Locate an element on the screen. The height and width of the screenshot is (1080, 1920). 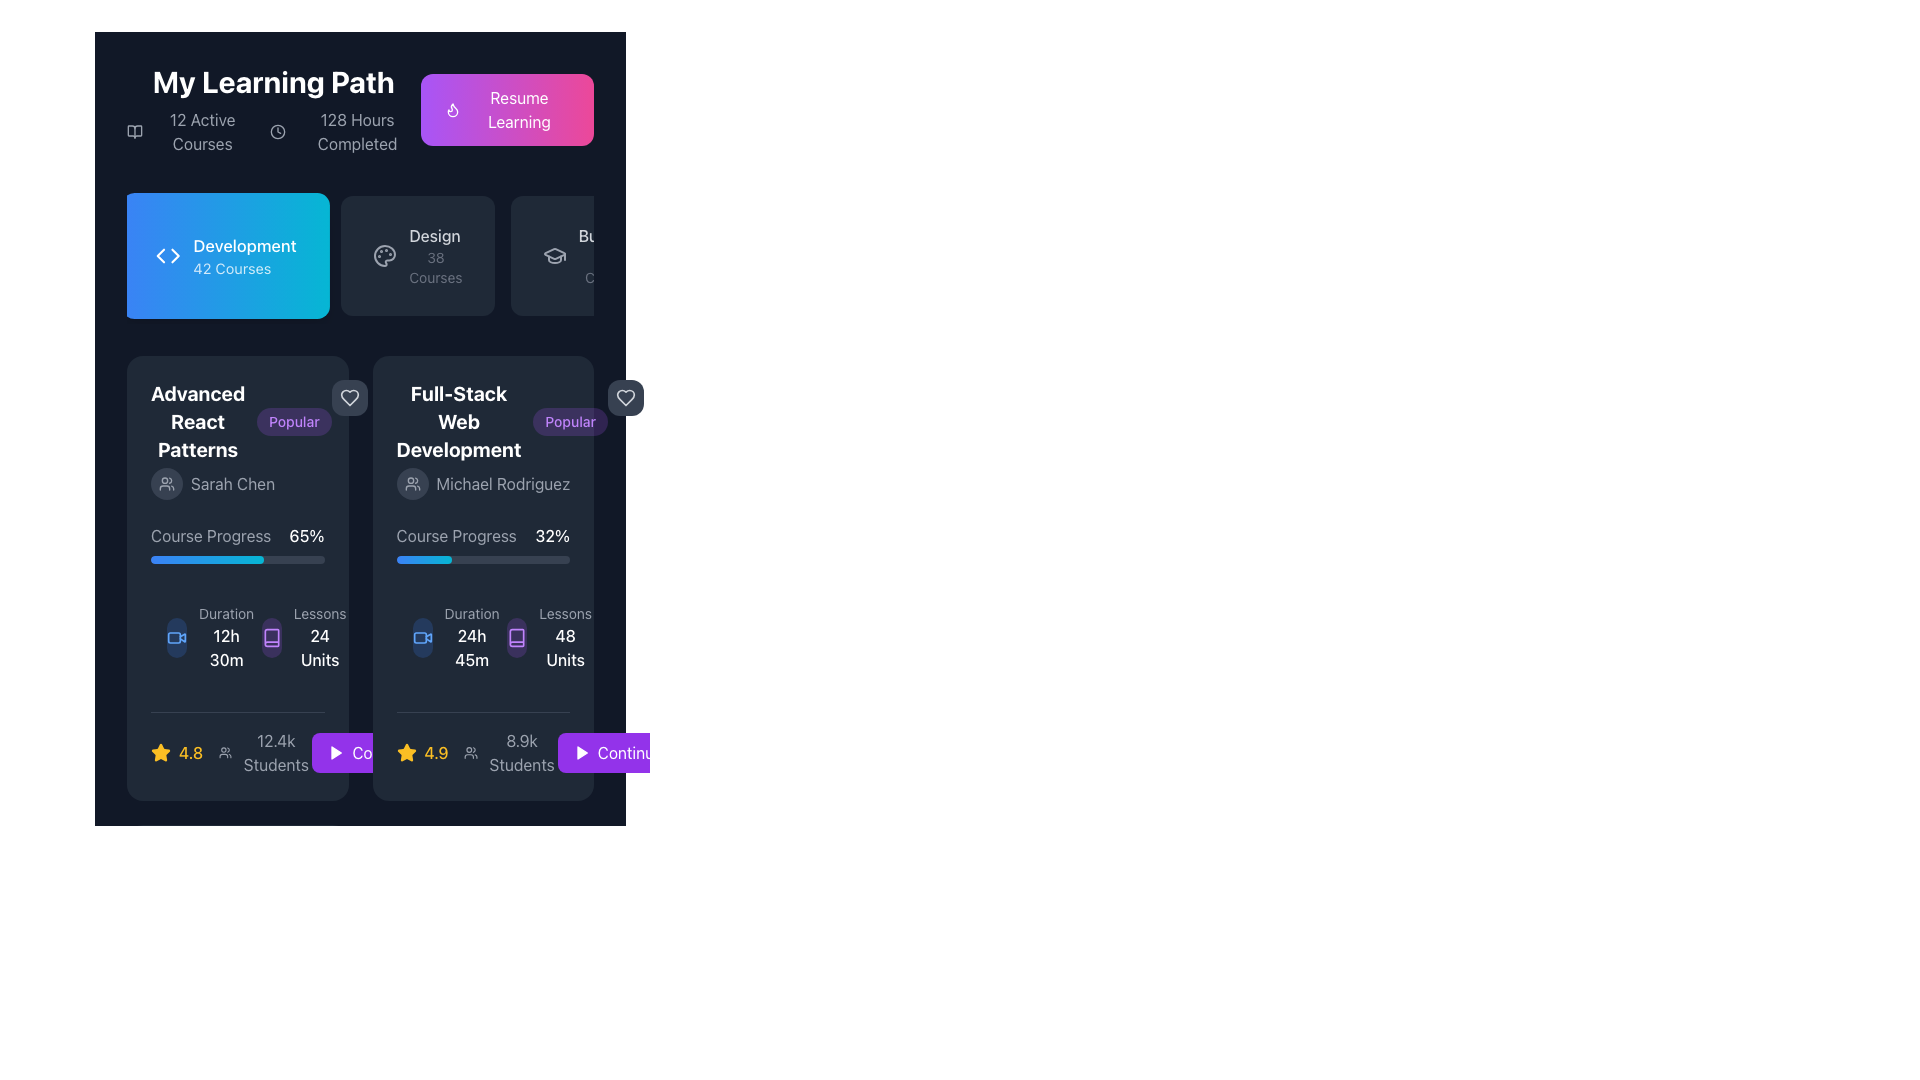
the 'Development' text label located at the top left of the interface, which identifies the category for related resources is located at coordinates (243, 244).